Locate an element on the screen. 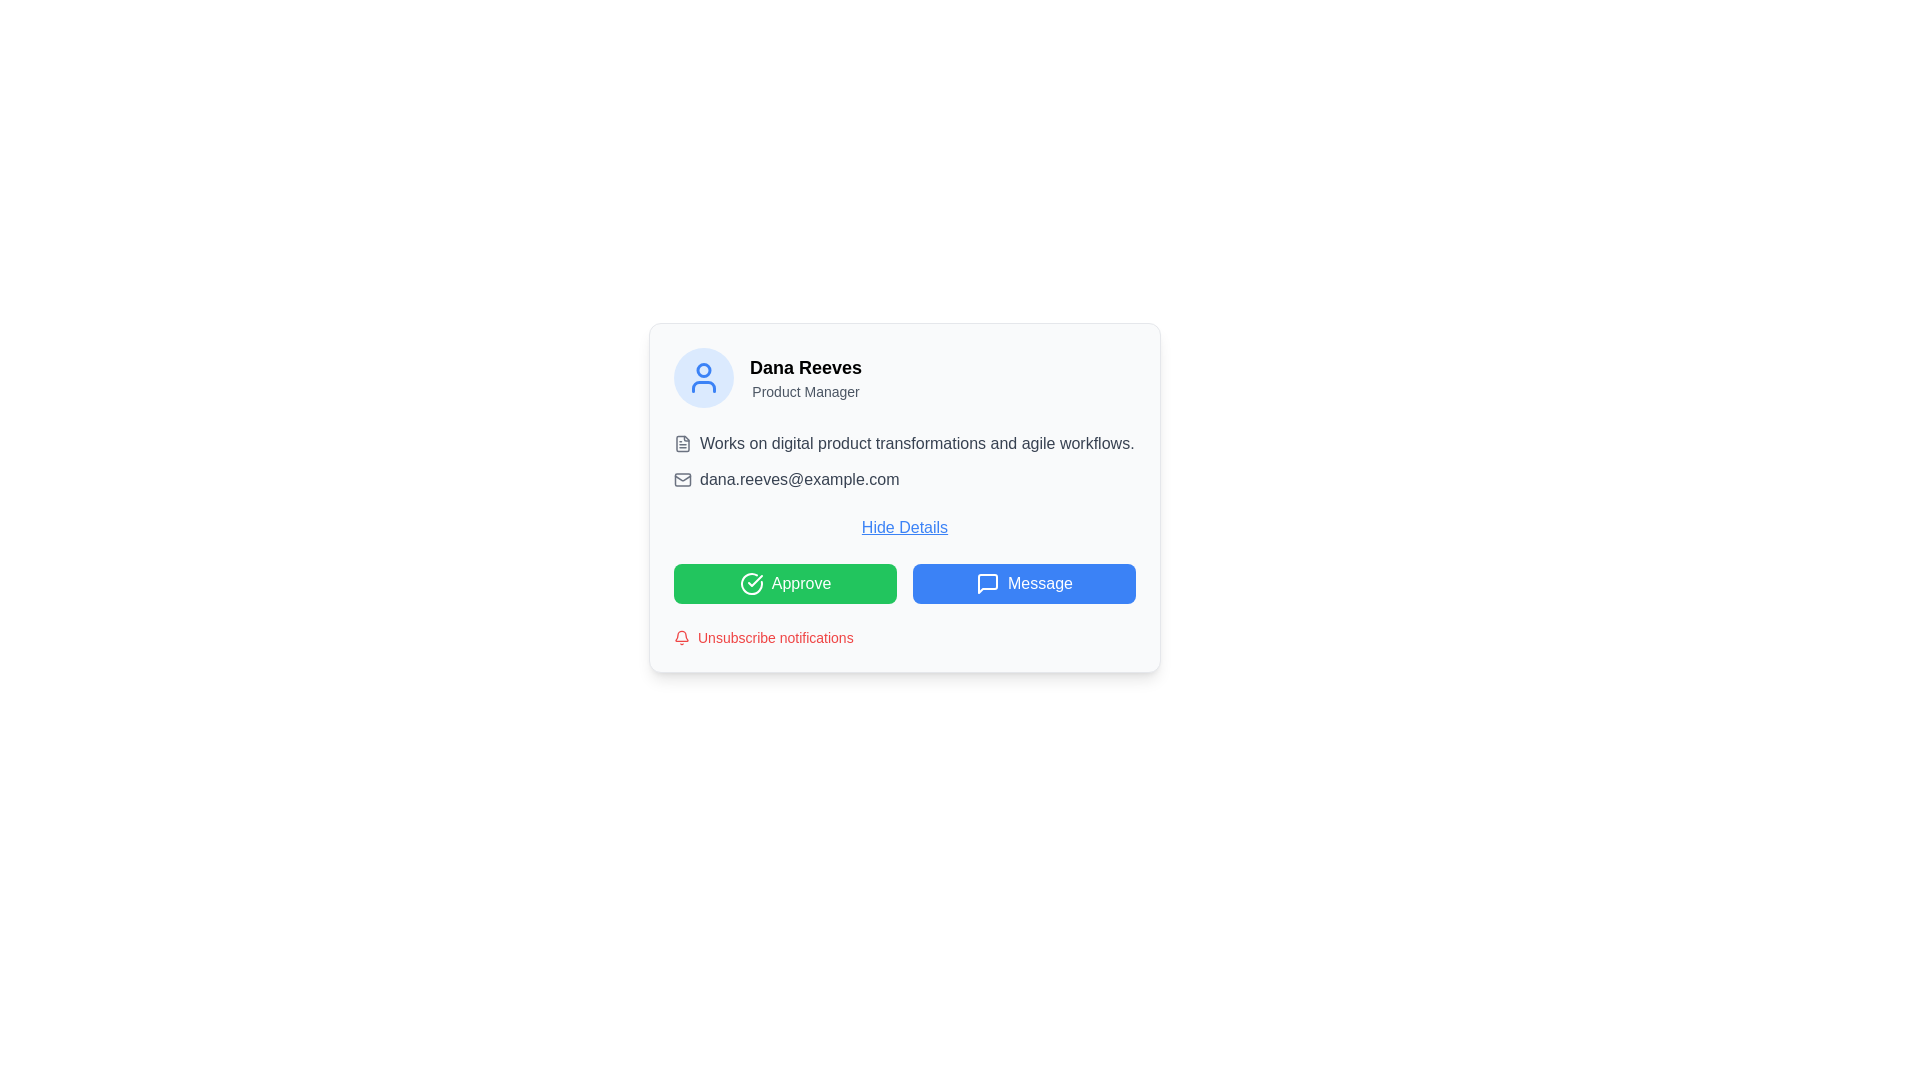 This screenshot has width=1920, height=1080. the green button labeled 'Approve' with rounded corners is located at coordinates (784, 583).